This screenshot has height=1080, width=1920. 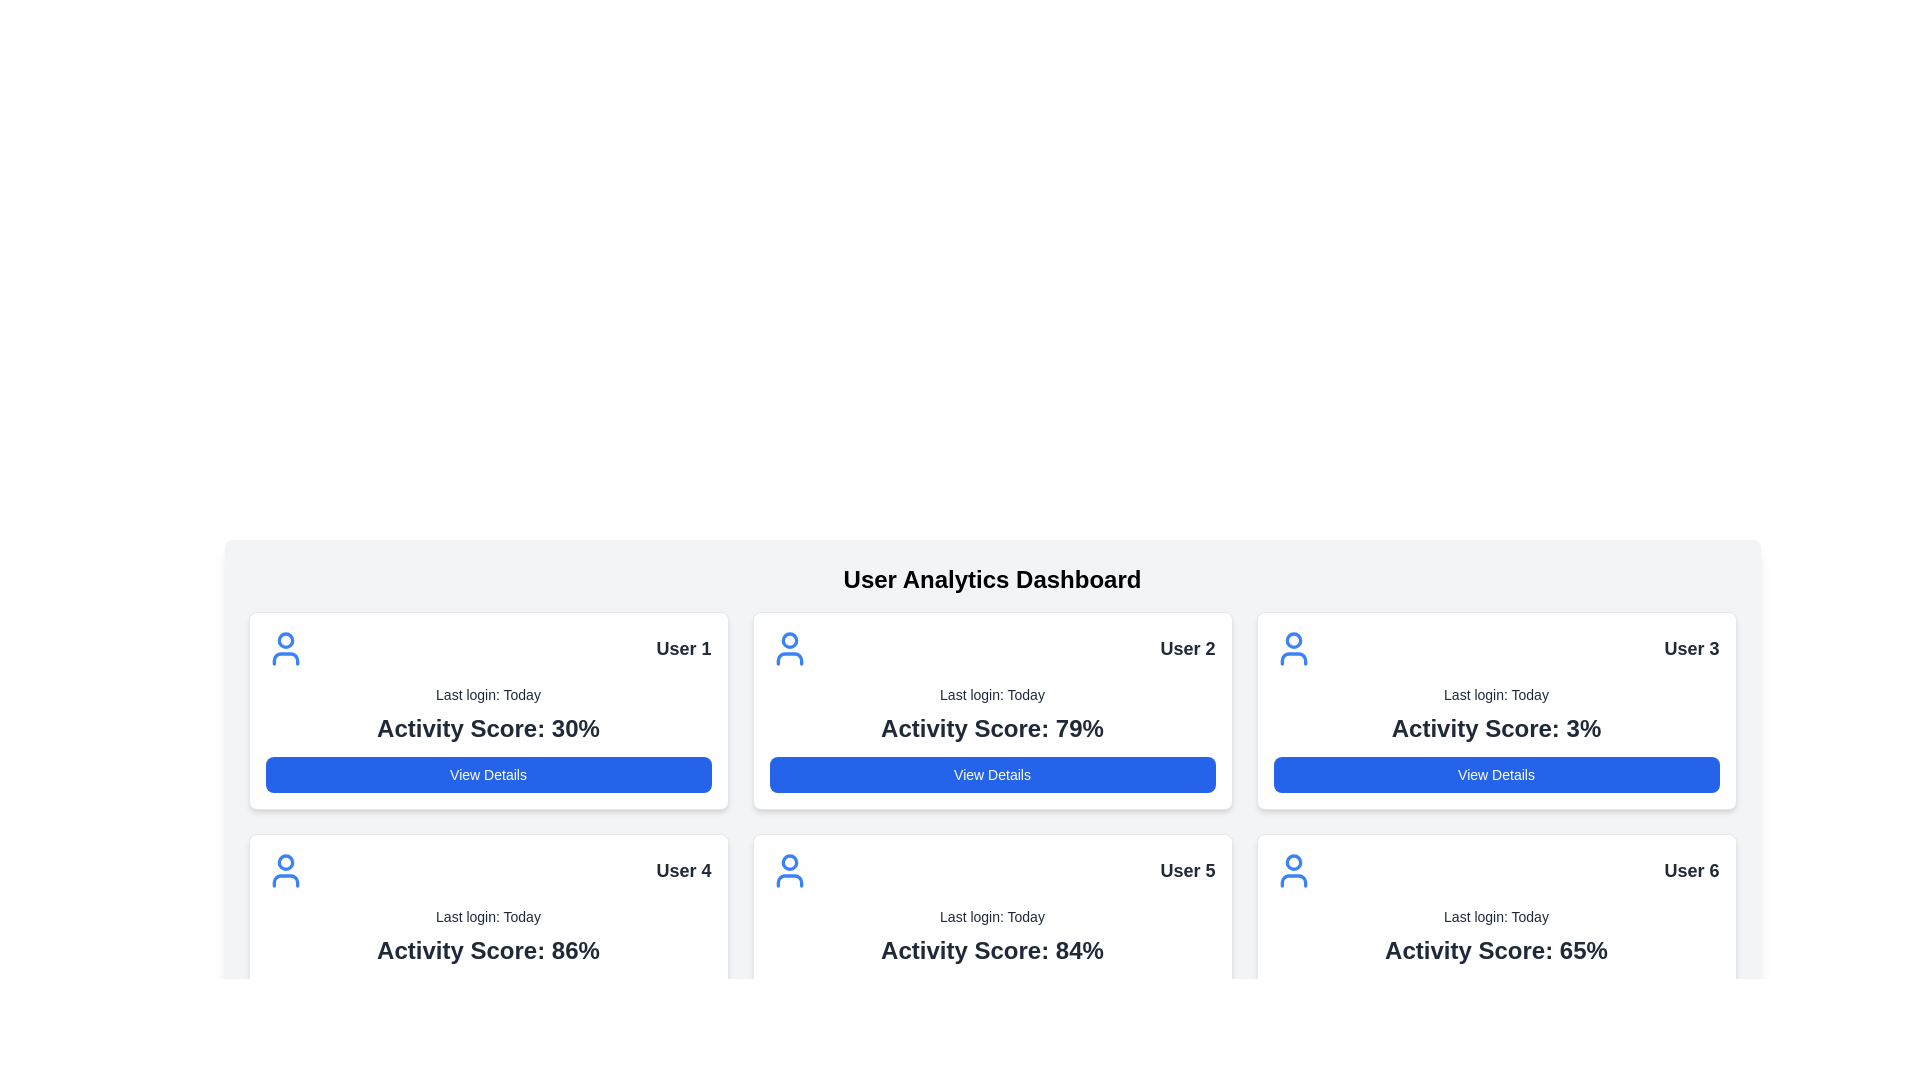 I want to click on the SVG Circle element that is part of the user icon located in the top-left corner of the card for 'User 4', so click(x=284, y=861).